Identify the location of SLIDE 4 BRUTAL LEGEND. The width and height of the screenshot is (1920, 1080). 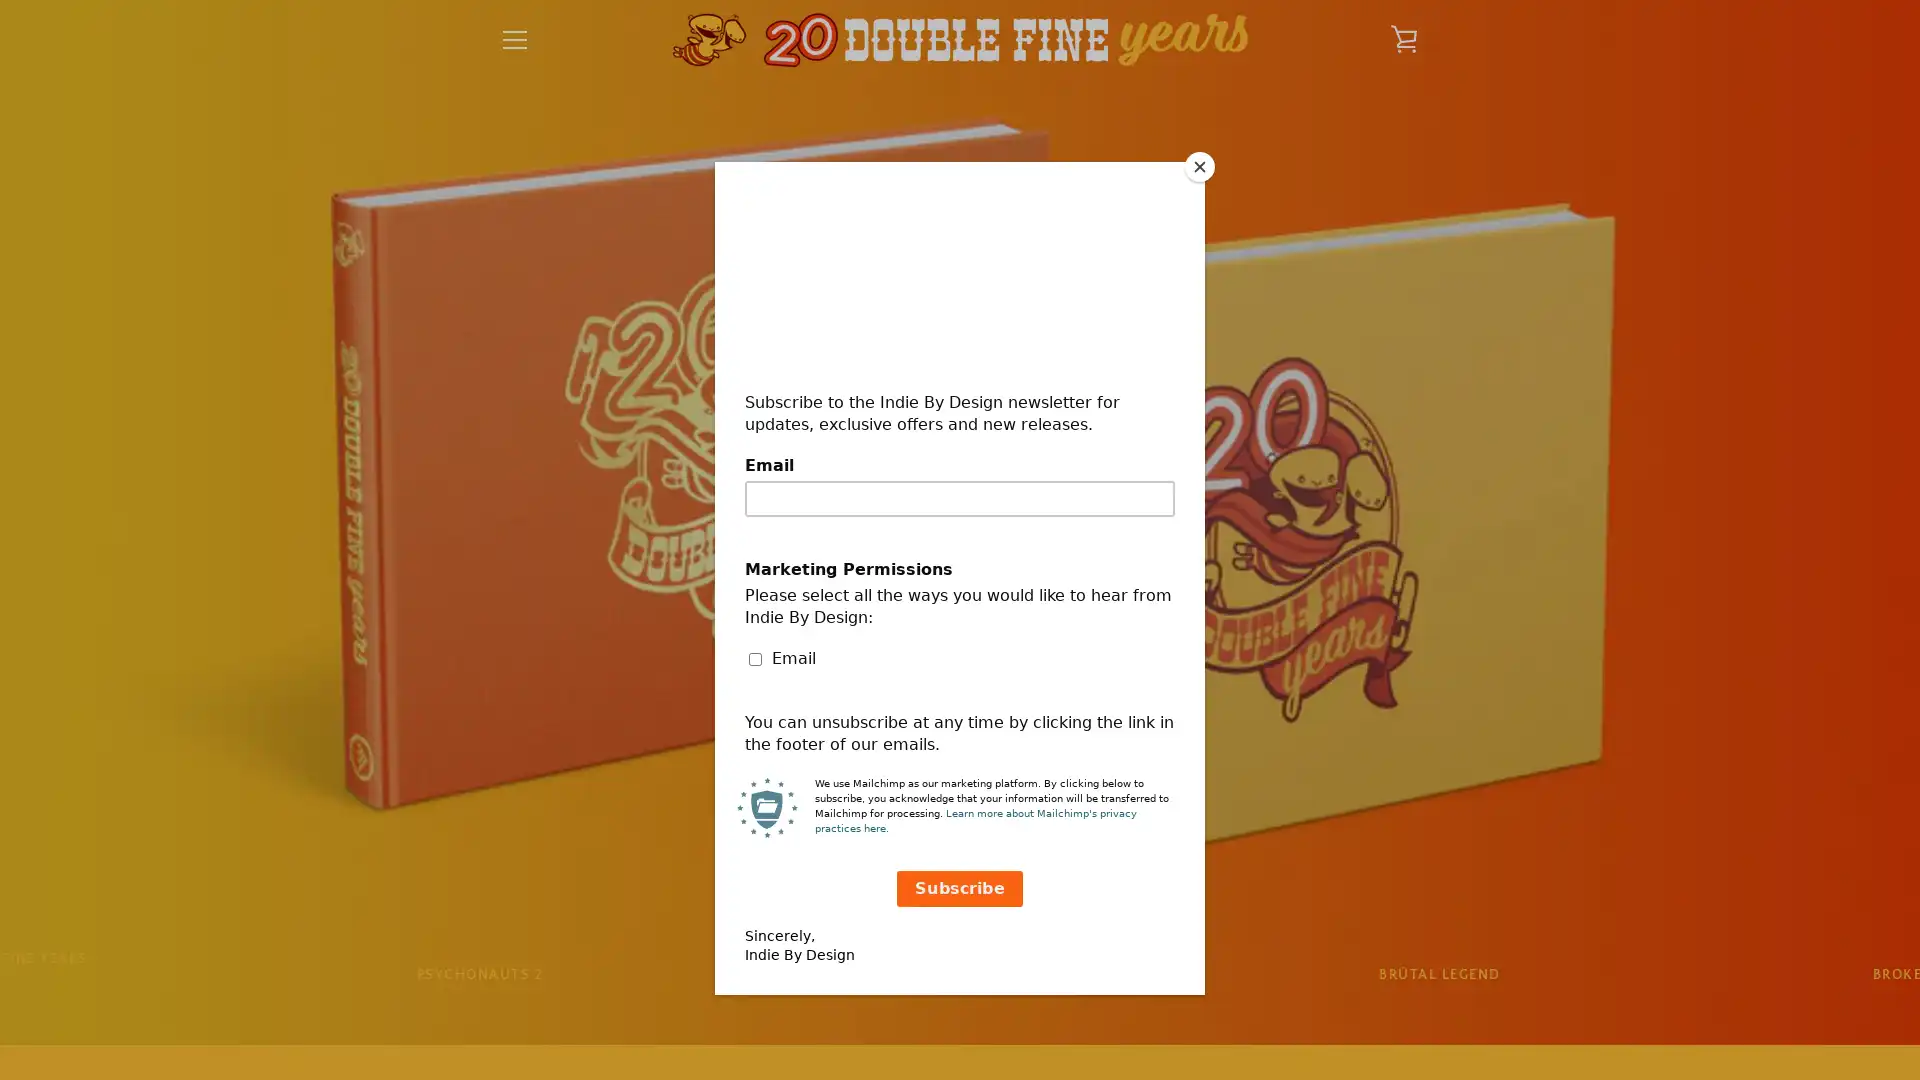
(1438, 974).